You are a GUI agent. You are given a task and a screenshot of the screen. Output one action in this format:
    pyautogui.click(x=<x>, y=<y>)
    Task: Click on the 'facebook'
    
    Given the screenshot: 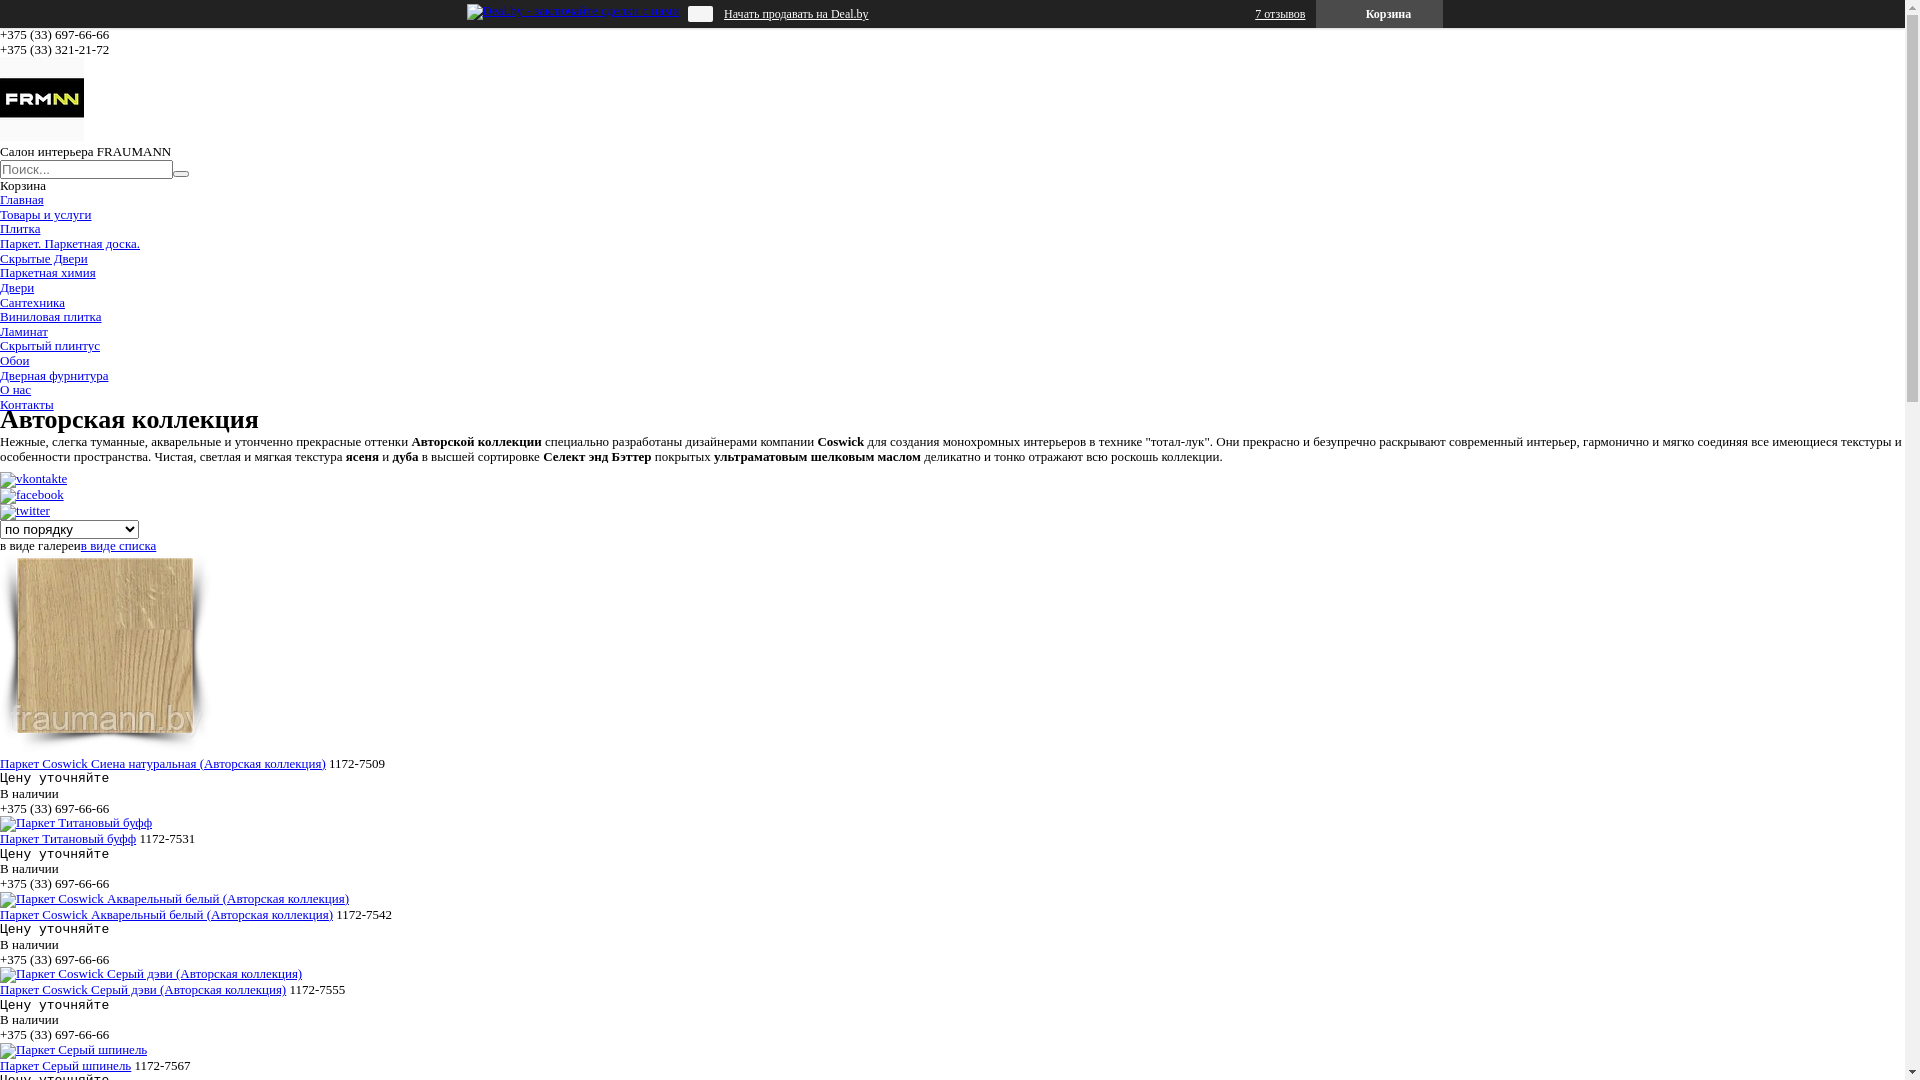 What is the action you would take?
    pyautogui.click(x=32, y=494)
    